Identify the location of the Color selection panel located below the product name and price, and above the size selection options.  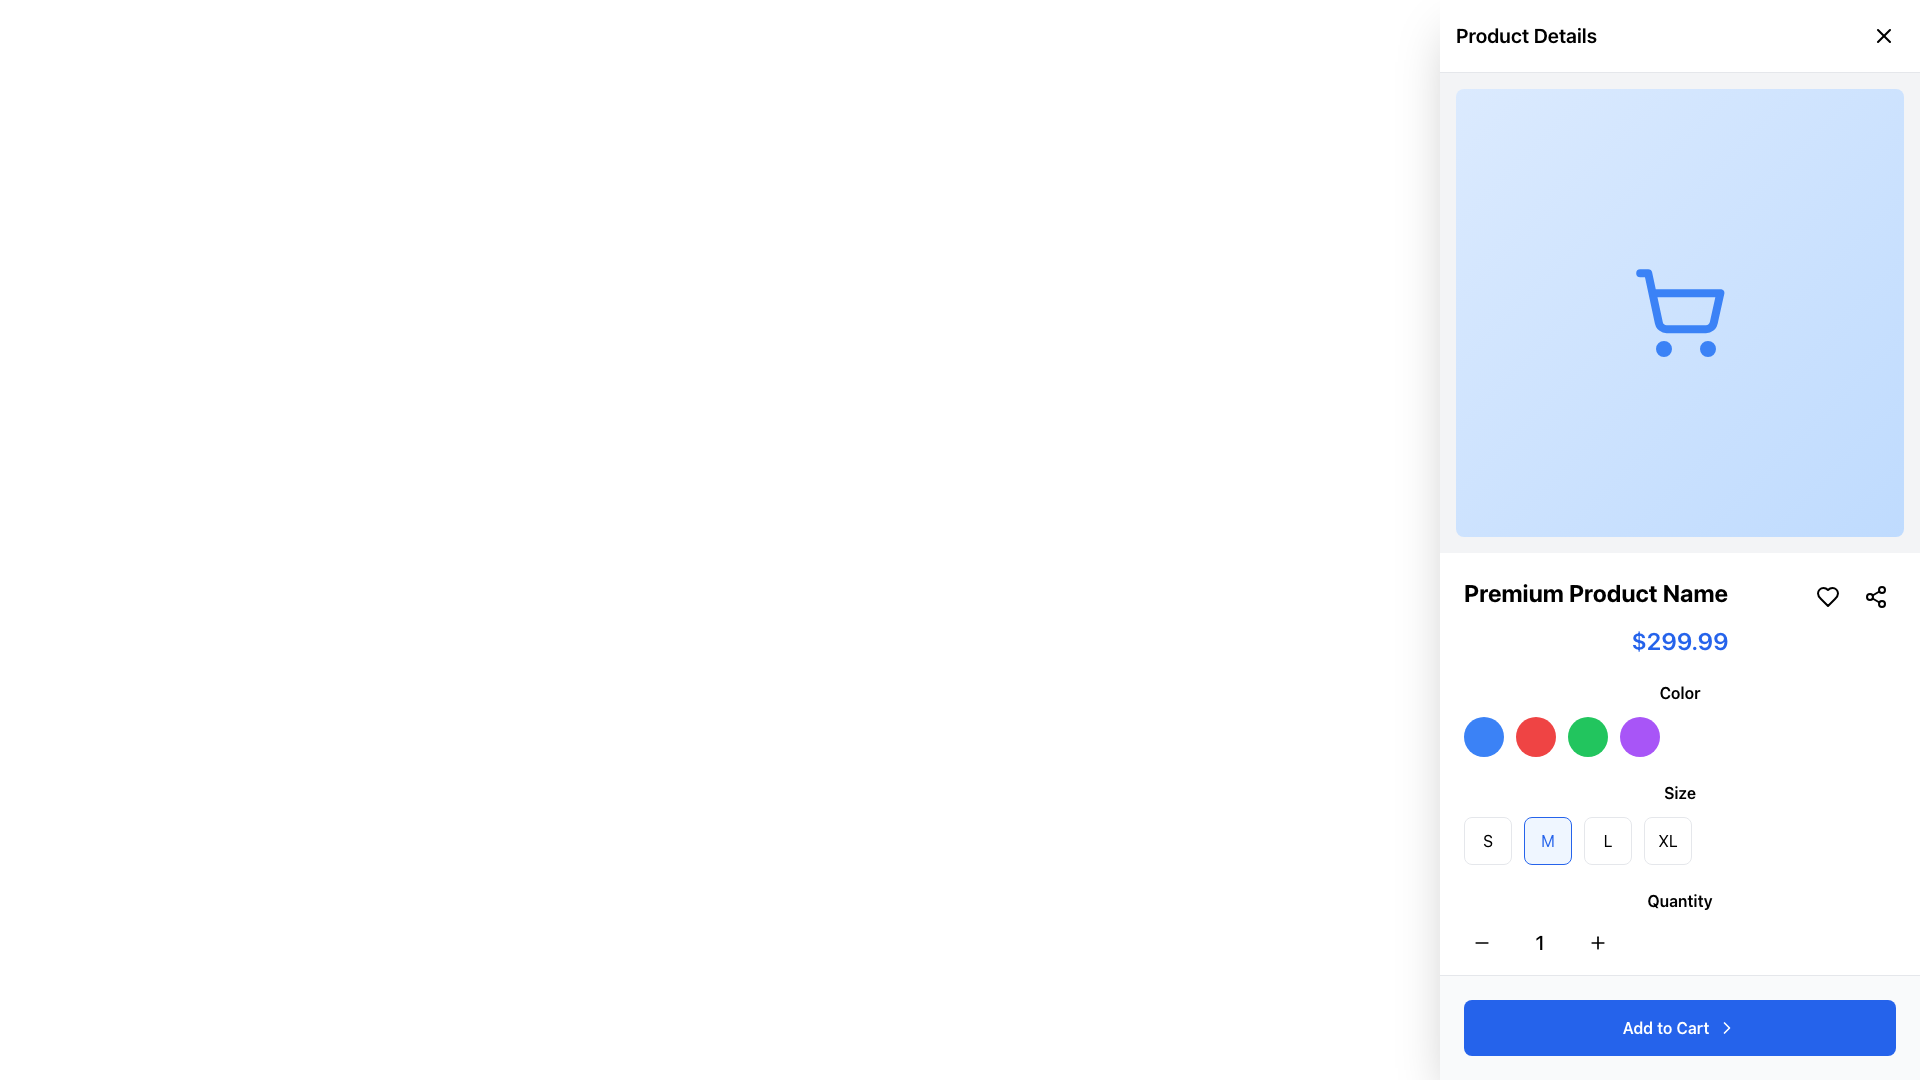
(1680, 717).